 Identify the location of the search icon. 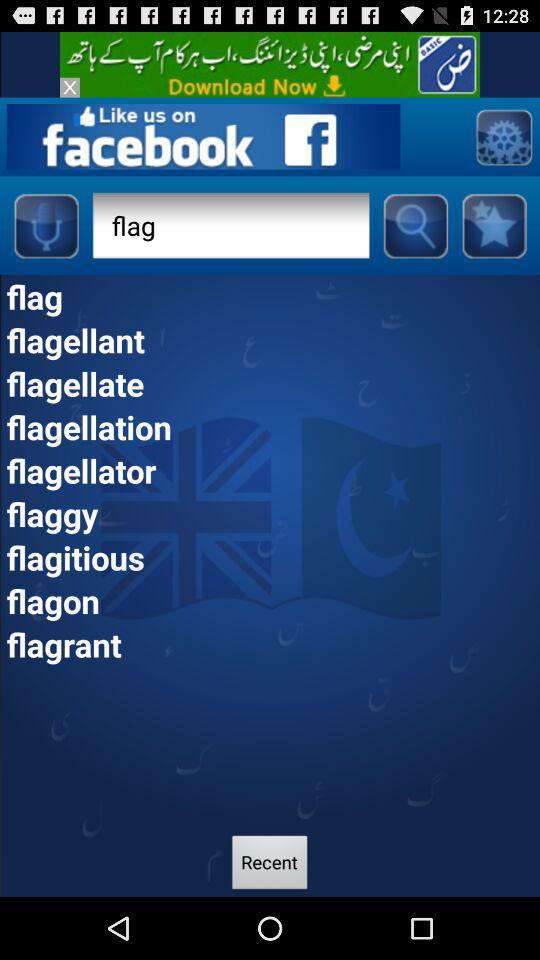
(414, 240).